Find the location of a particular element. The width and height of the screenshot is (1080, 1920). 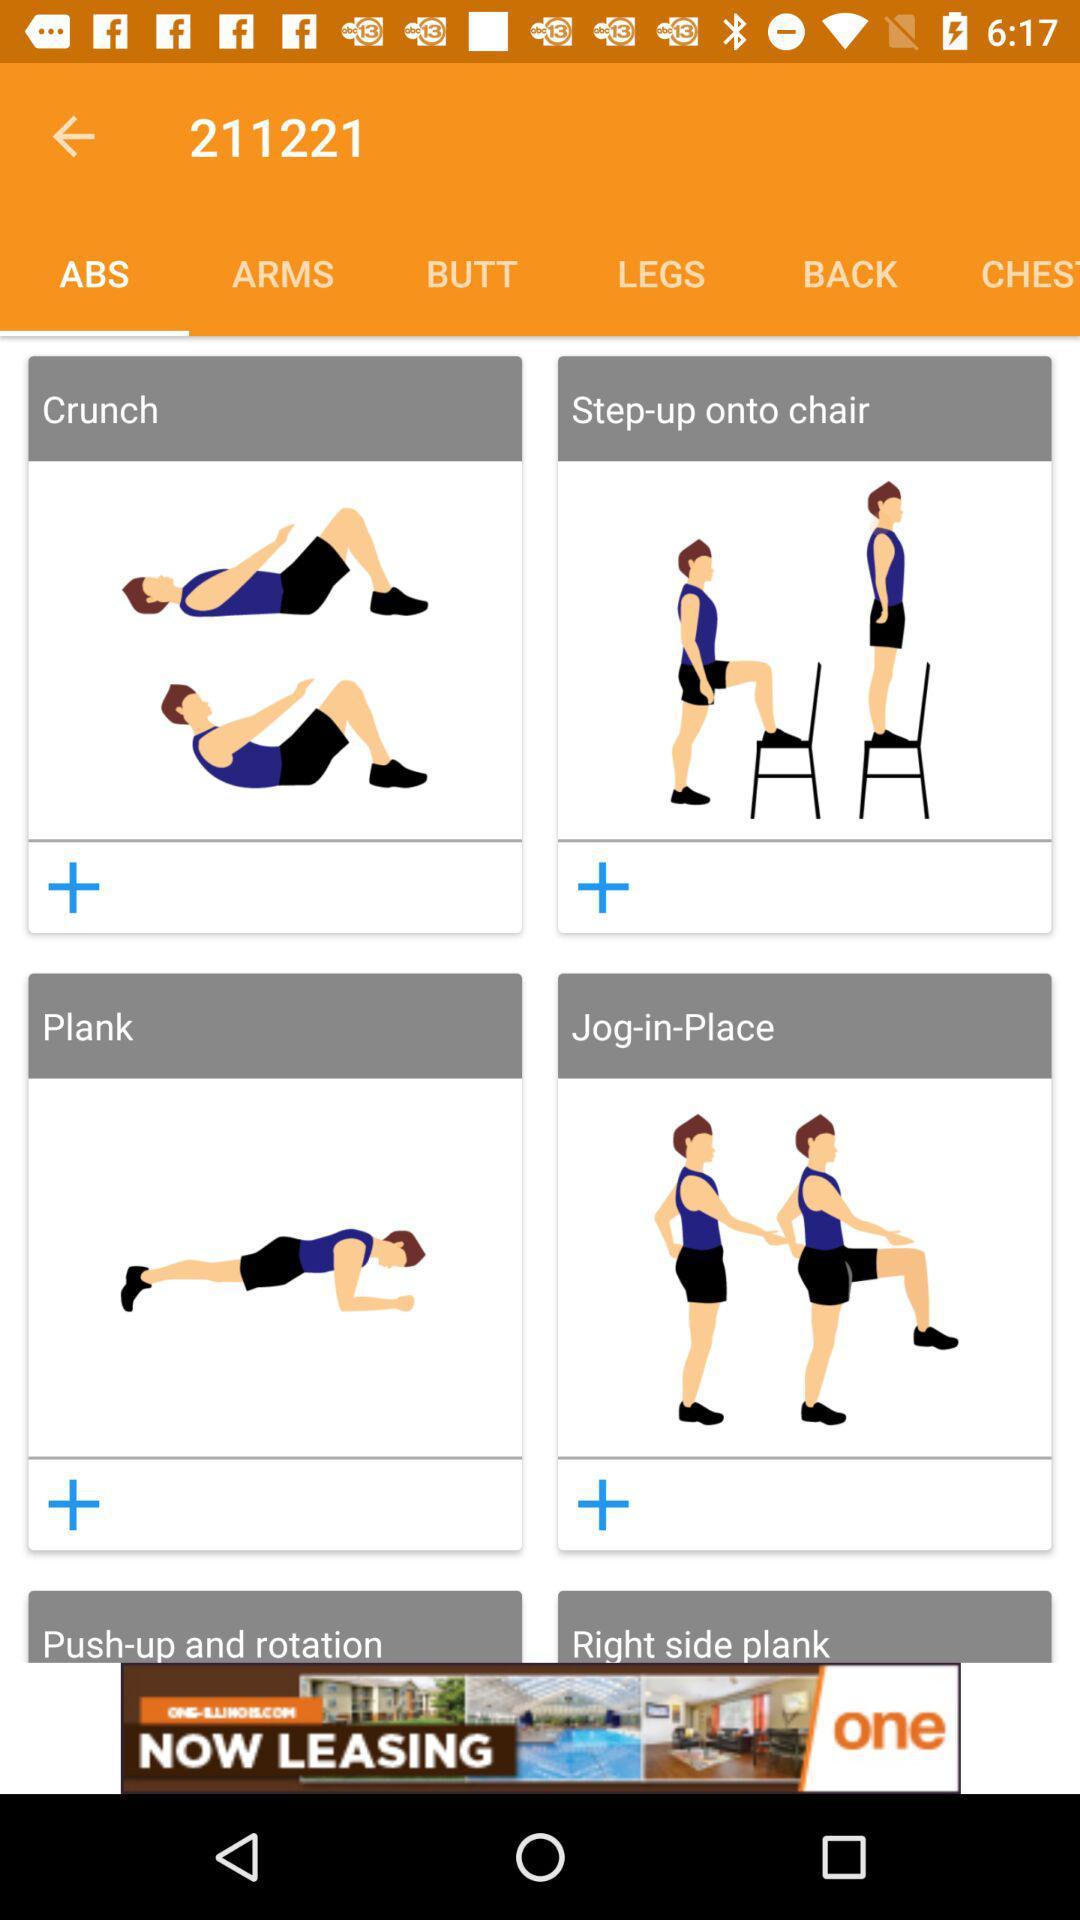

advertisement banner is located at coordinates (540, 1727).